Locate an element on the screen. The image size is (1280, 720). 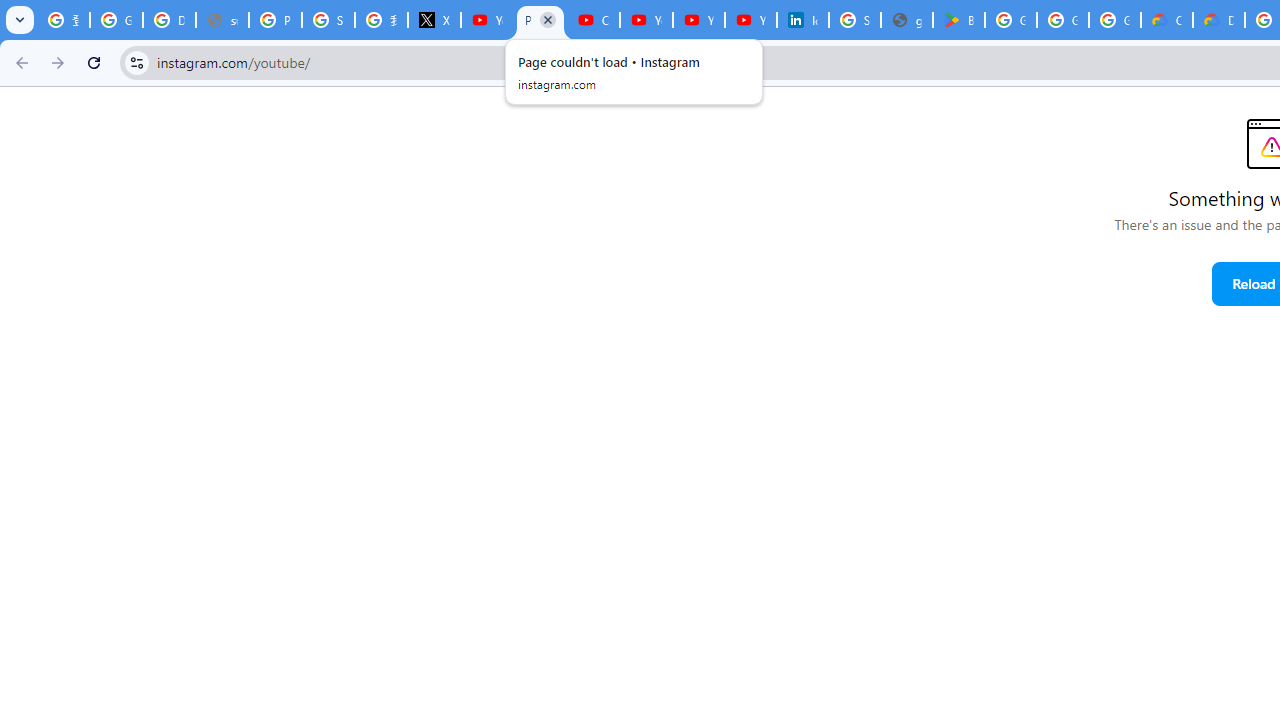
'Sign in - Google Accounts' is located at coordinates (855, 20).